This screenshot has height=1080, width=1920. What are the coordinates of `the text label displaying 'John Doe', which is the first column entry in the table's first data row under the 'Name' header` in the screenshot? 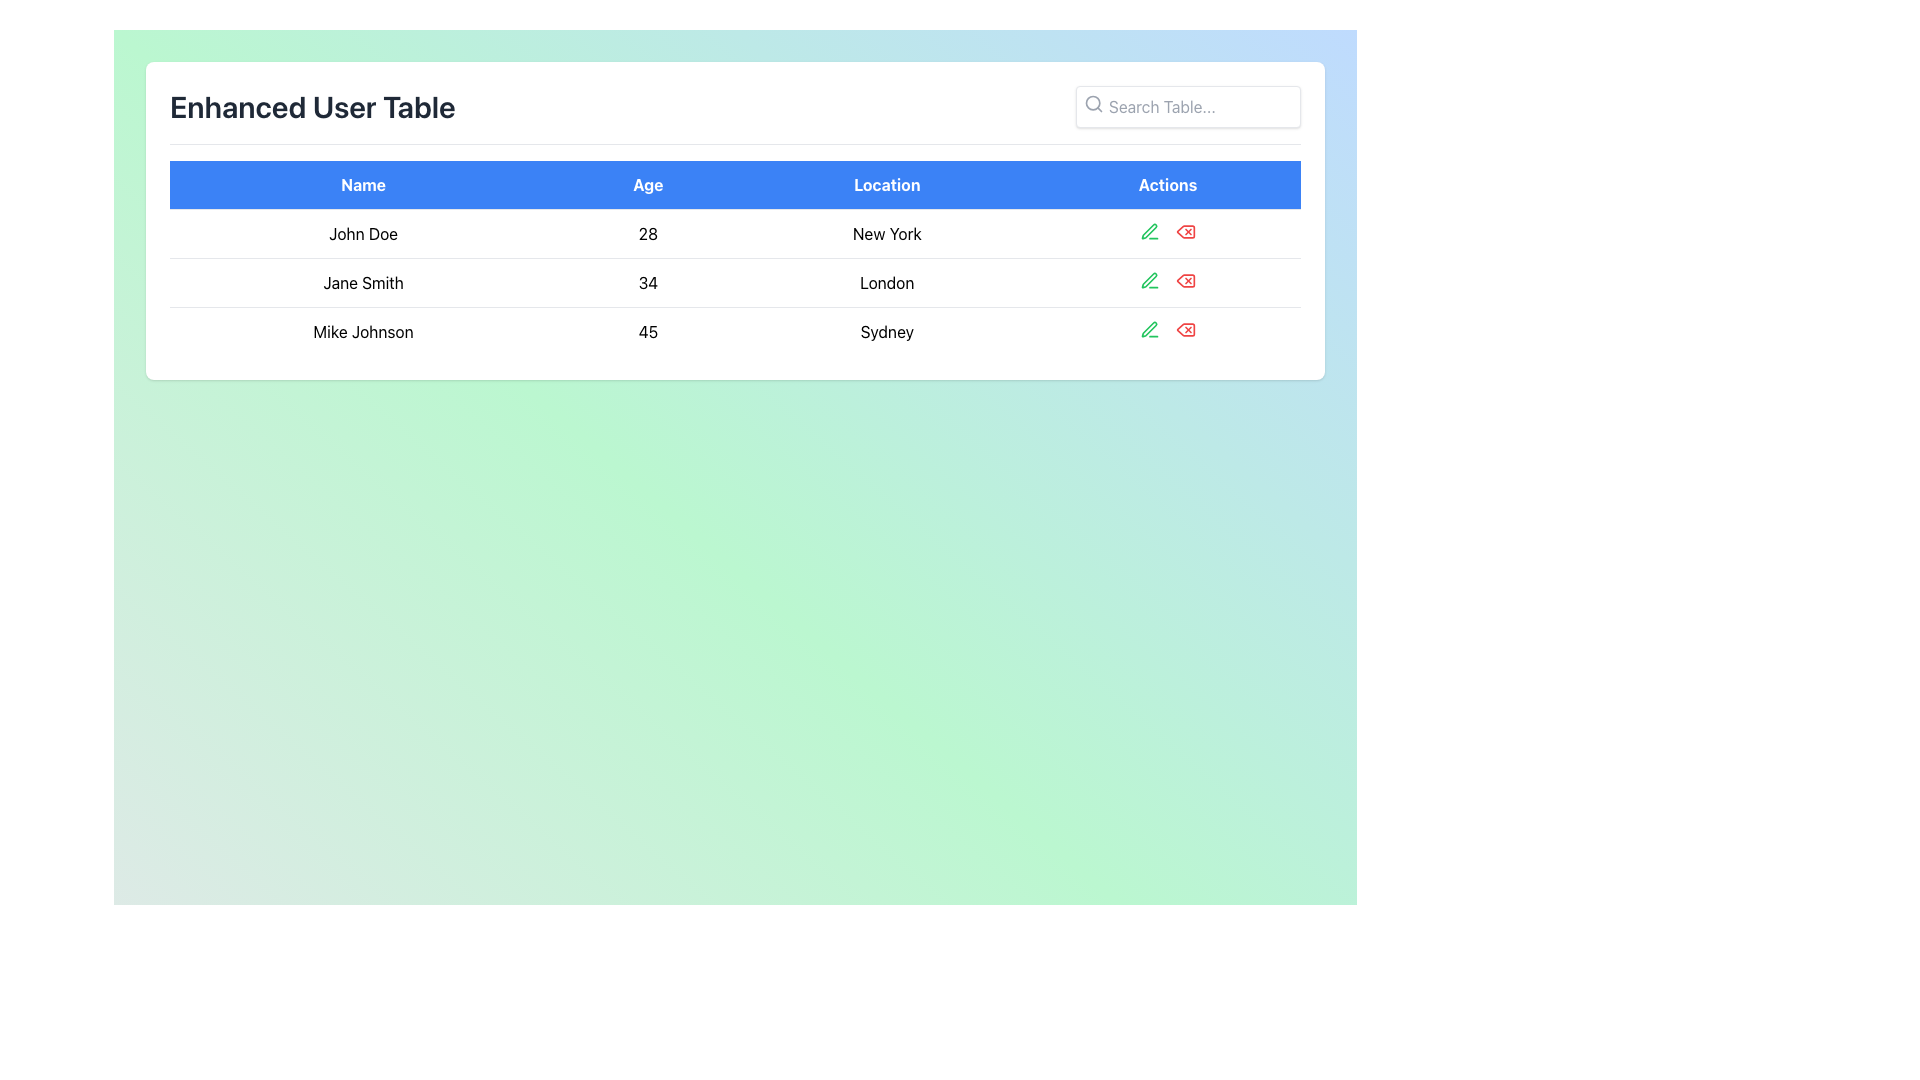 It's located at (363, 233).